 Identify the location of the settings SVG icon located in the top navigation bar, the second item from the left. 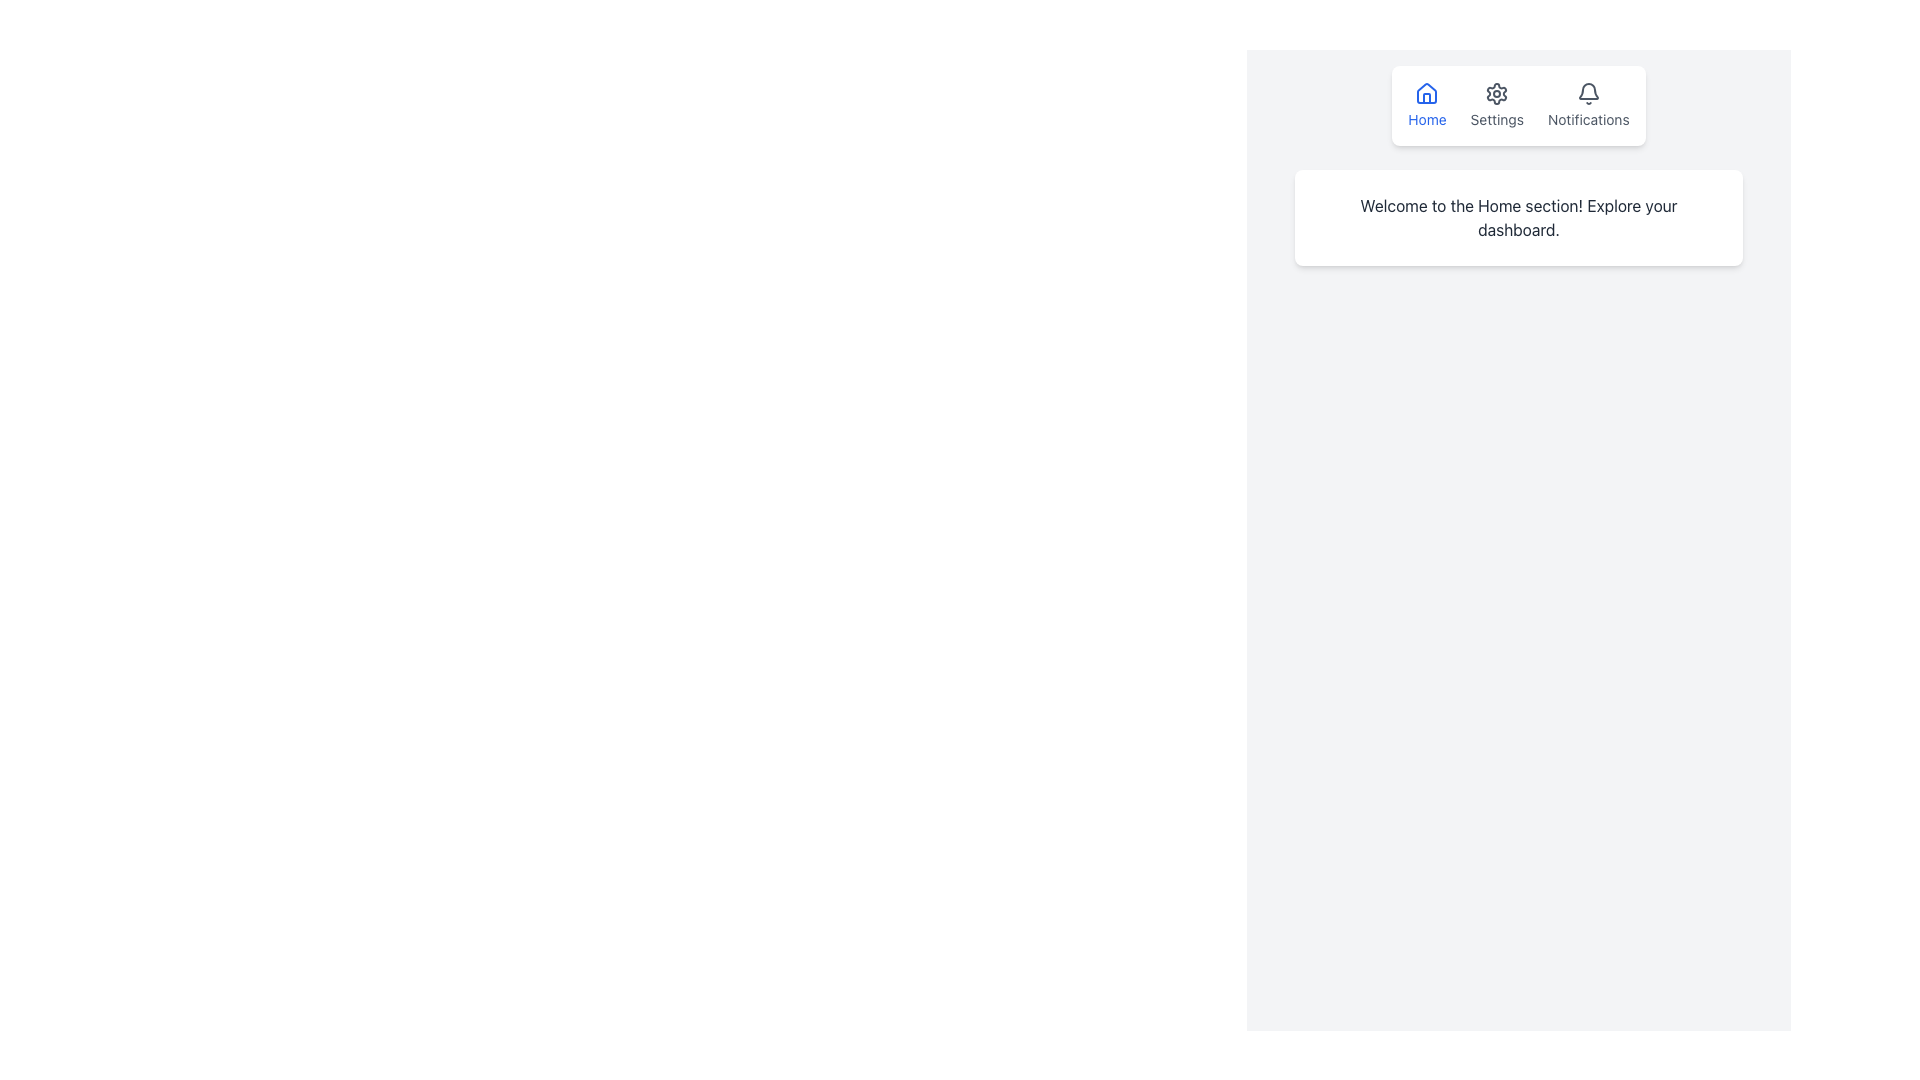
(1497, 93).